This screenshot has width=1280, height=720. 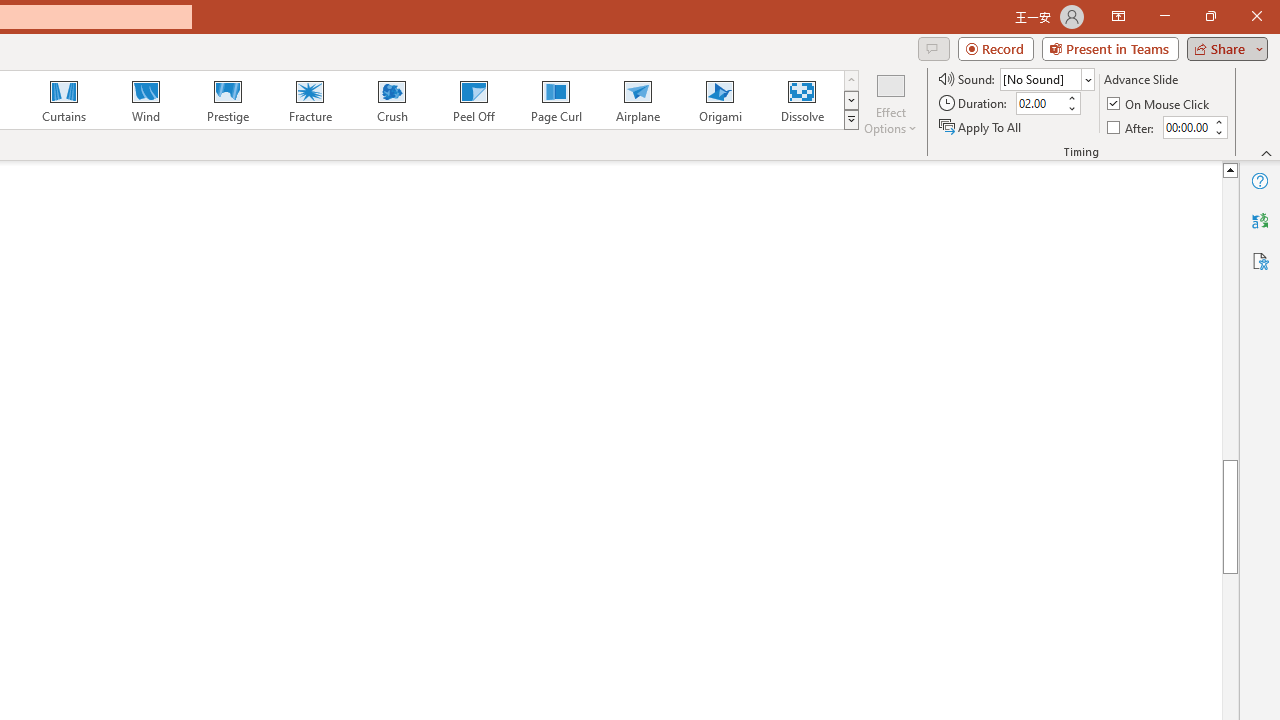 What do you see at coordinates (889, 103) in the screenshot?
I see `'Effect Options'` at bounding box center [889, 103].